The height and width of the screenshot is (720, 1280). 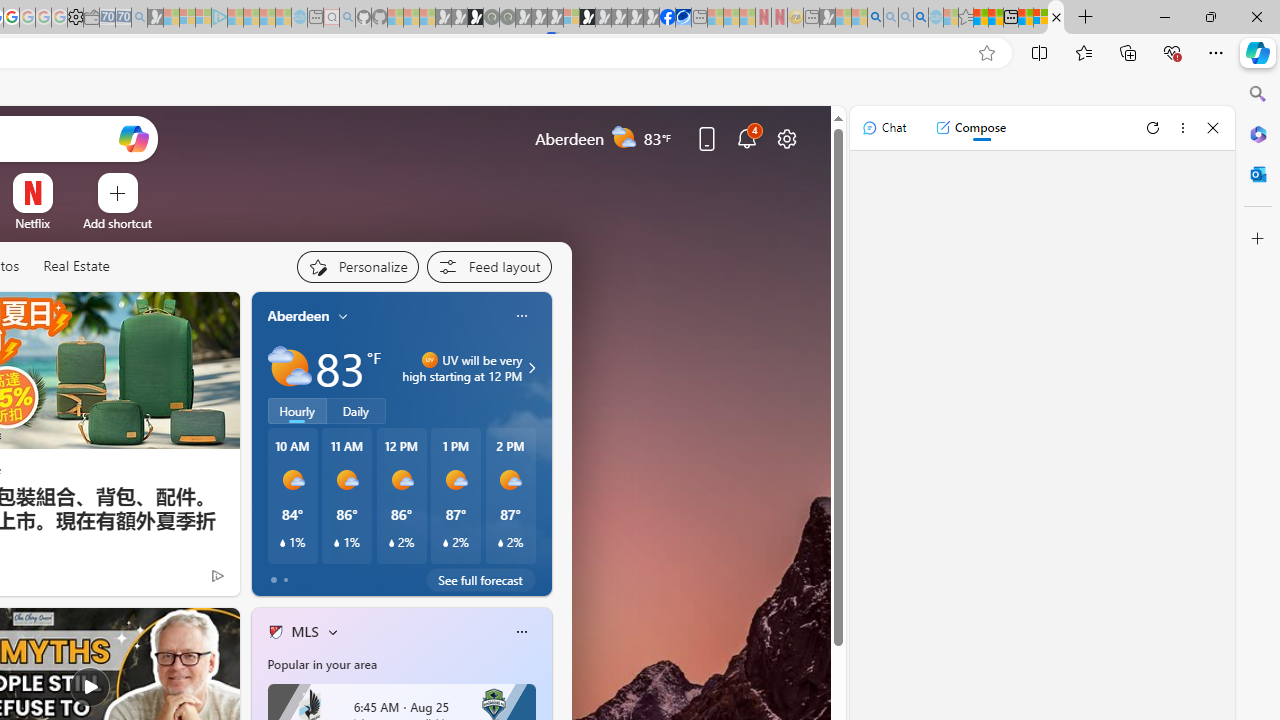 What do you see at coordinates (116, 223) in the screenshot?
I see `'Add a site'` at bounding box center [116, 223].